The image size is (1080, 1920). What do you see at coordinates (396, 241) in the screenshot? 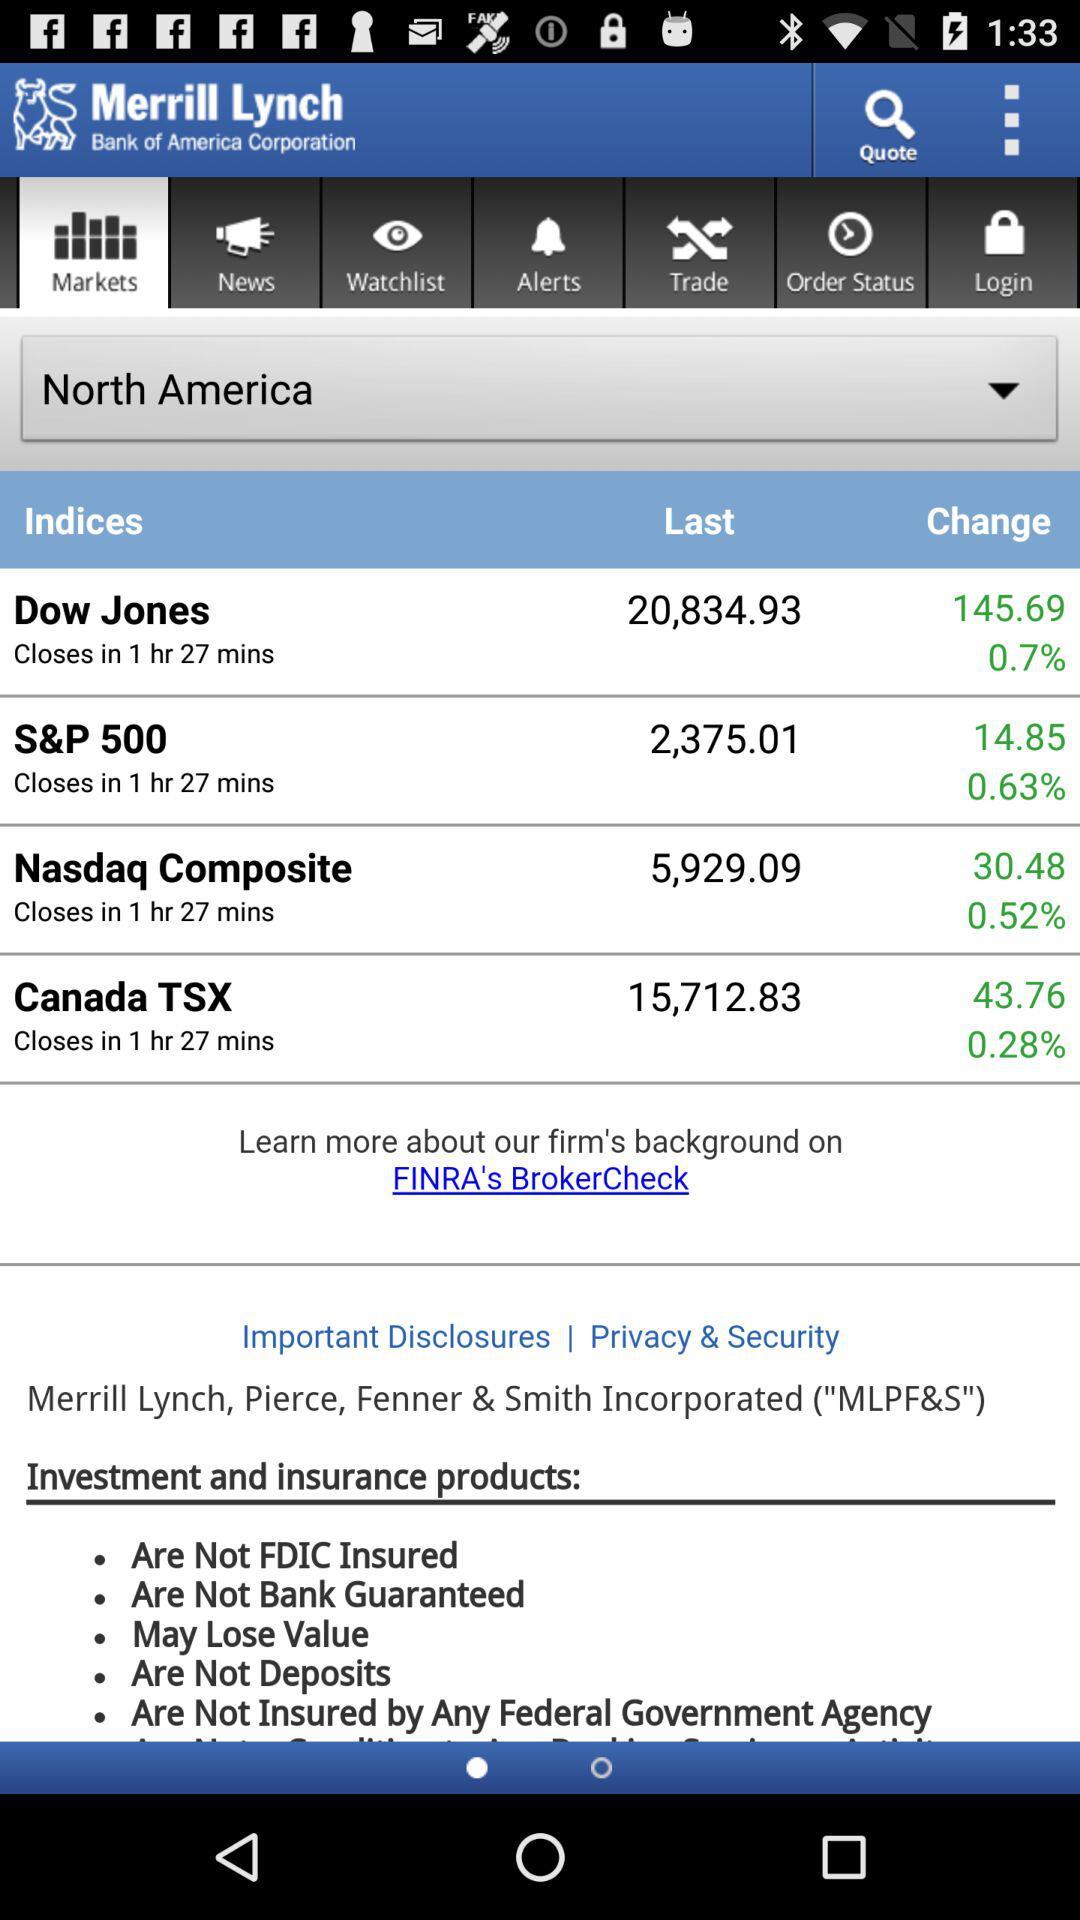
I see `the watch list` at bounding box center [396, 241].